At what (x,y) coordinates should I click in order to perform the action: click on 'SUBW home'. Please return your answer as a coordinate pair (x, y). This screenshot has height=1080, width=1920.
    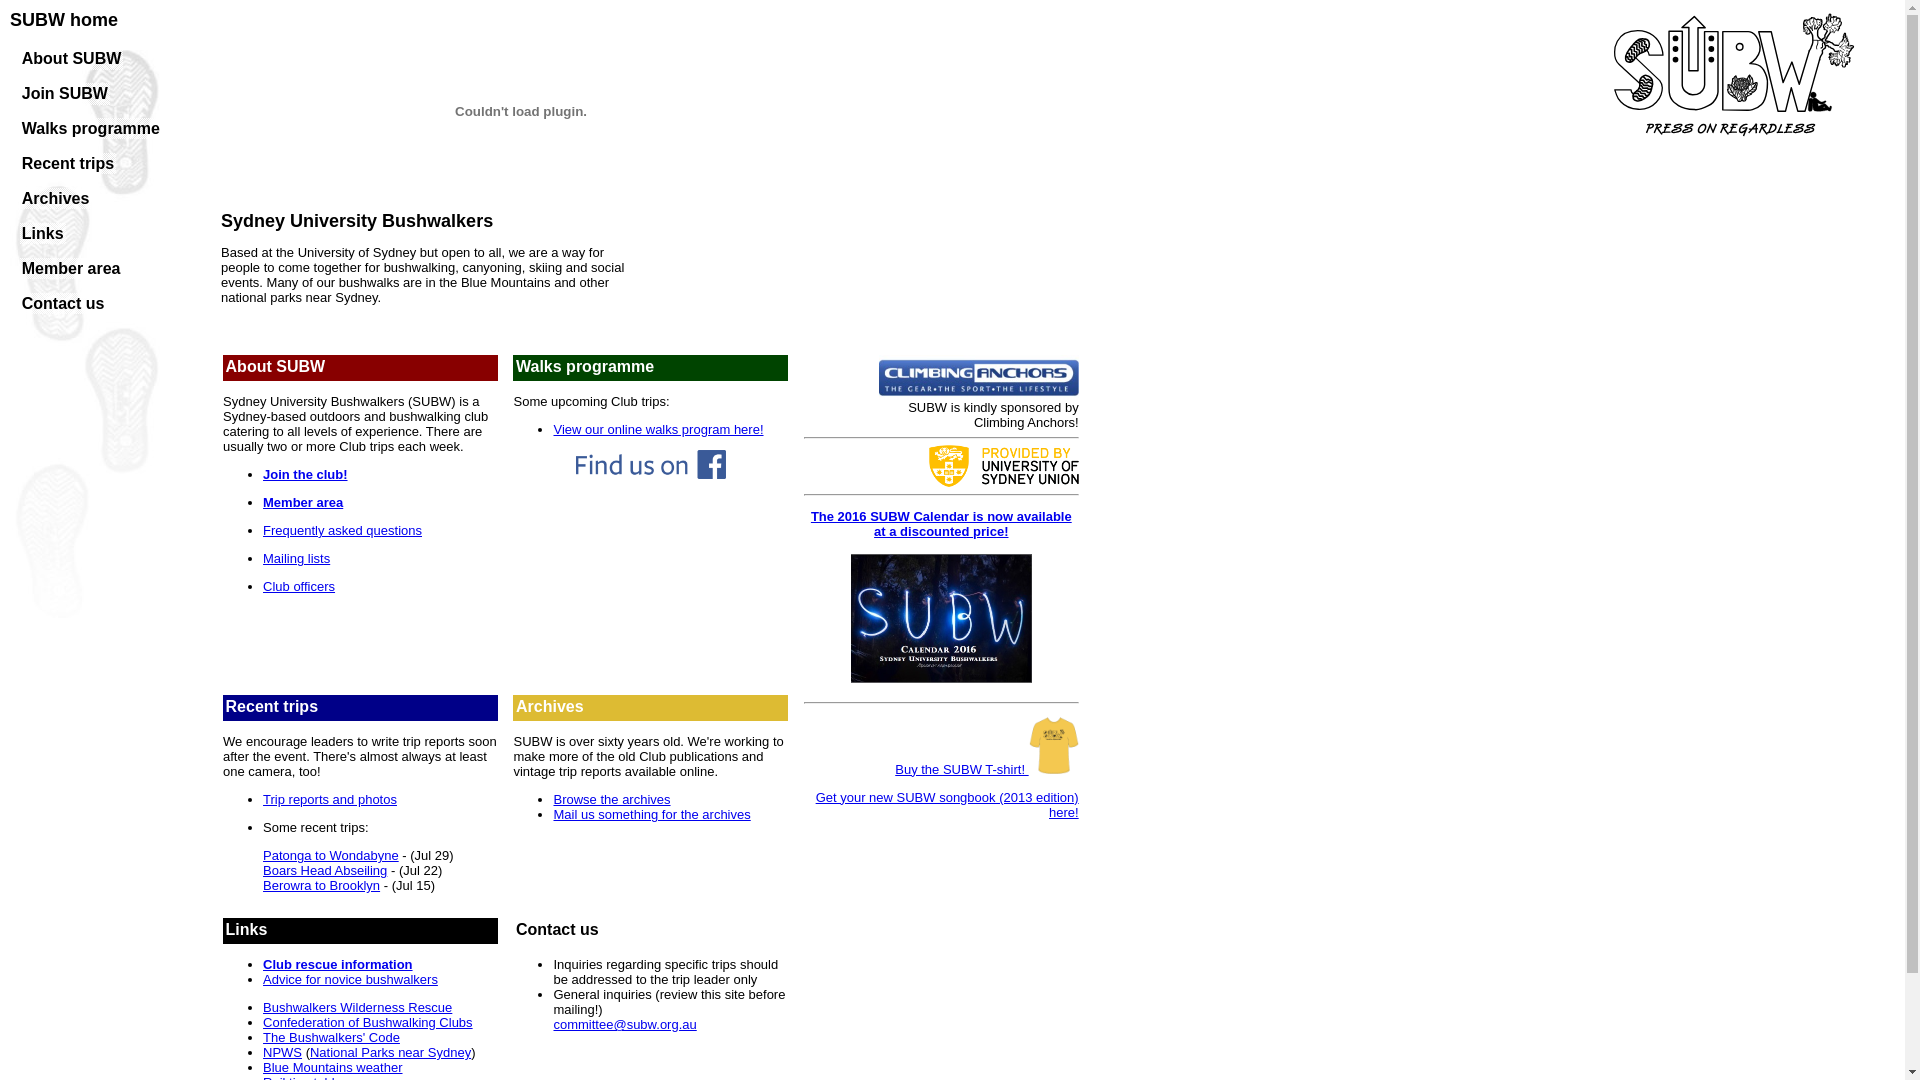
    Looking at the image, I should click on (9, 19).